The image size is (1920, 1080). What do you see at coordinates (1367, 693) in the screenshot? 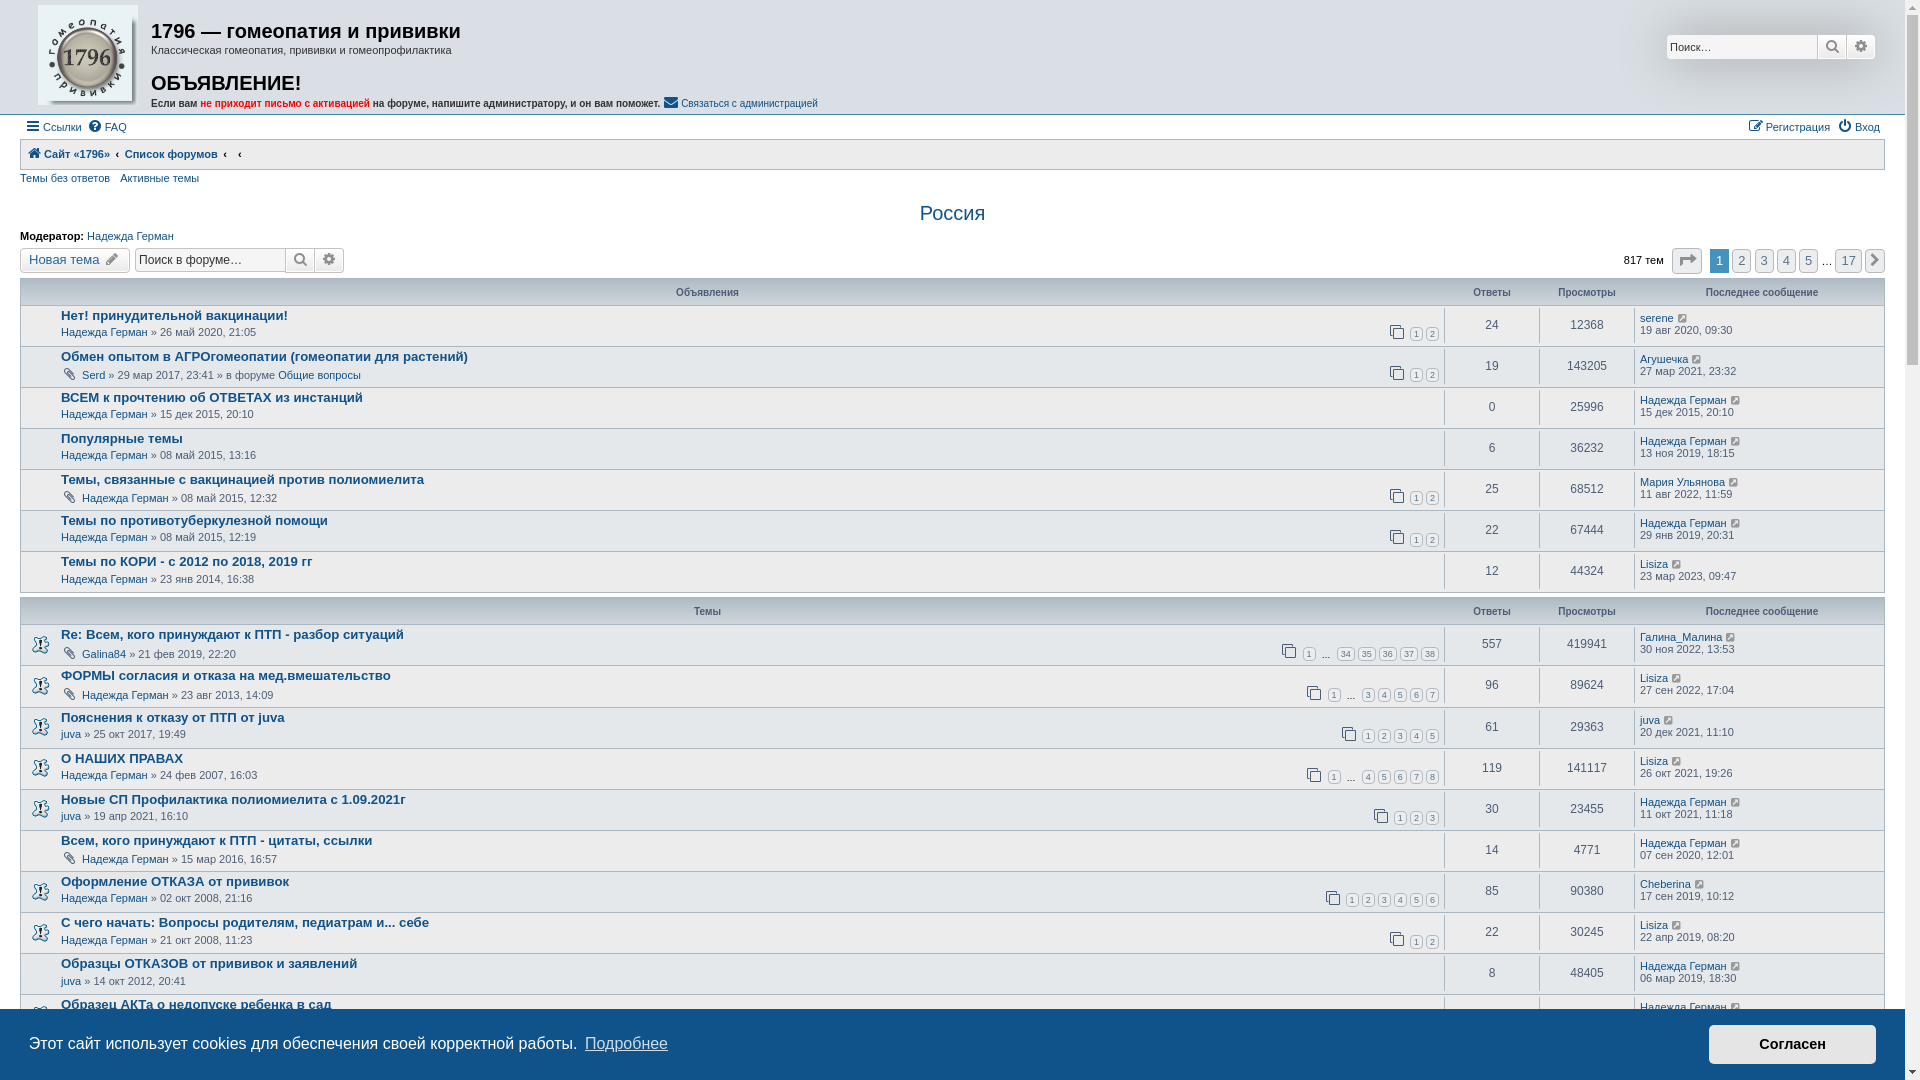
I see `'3'` at bounding box center [1367, 693].